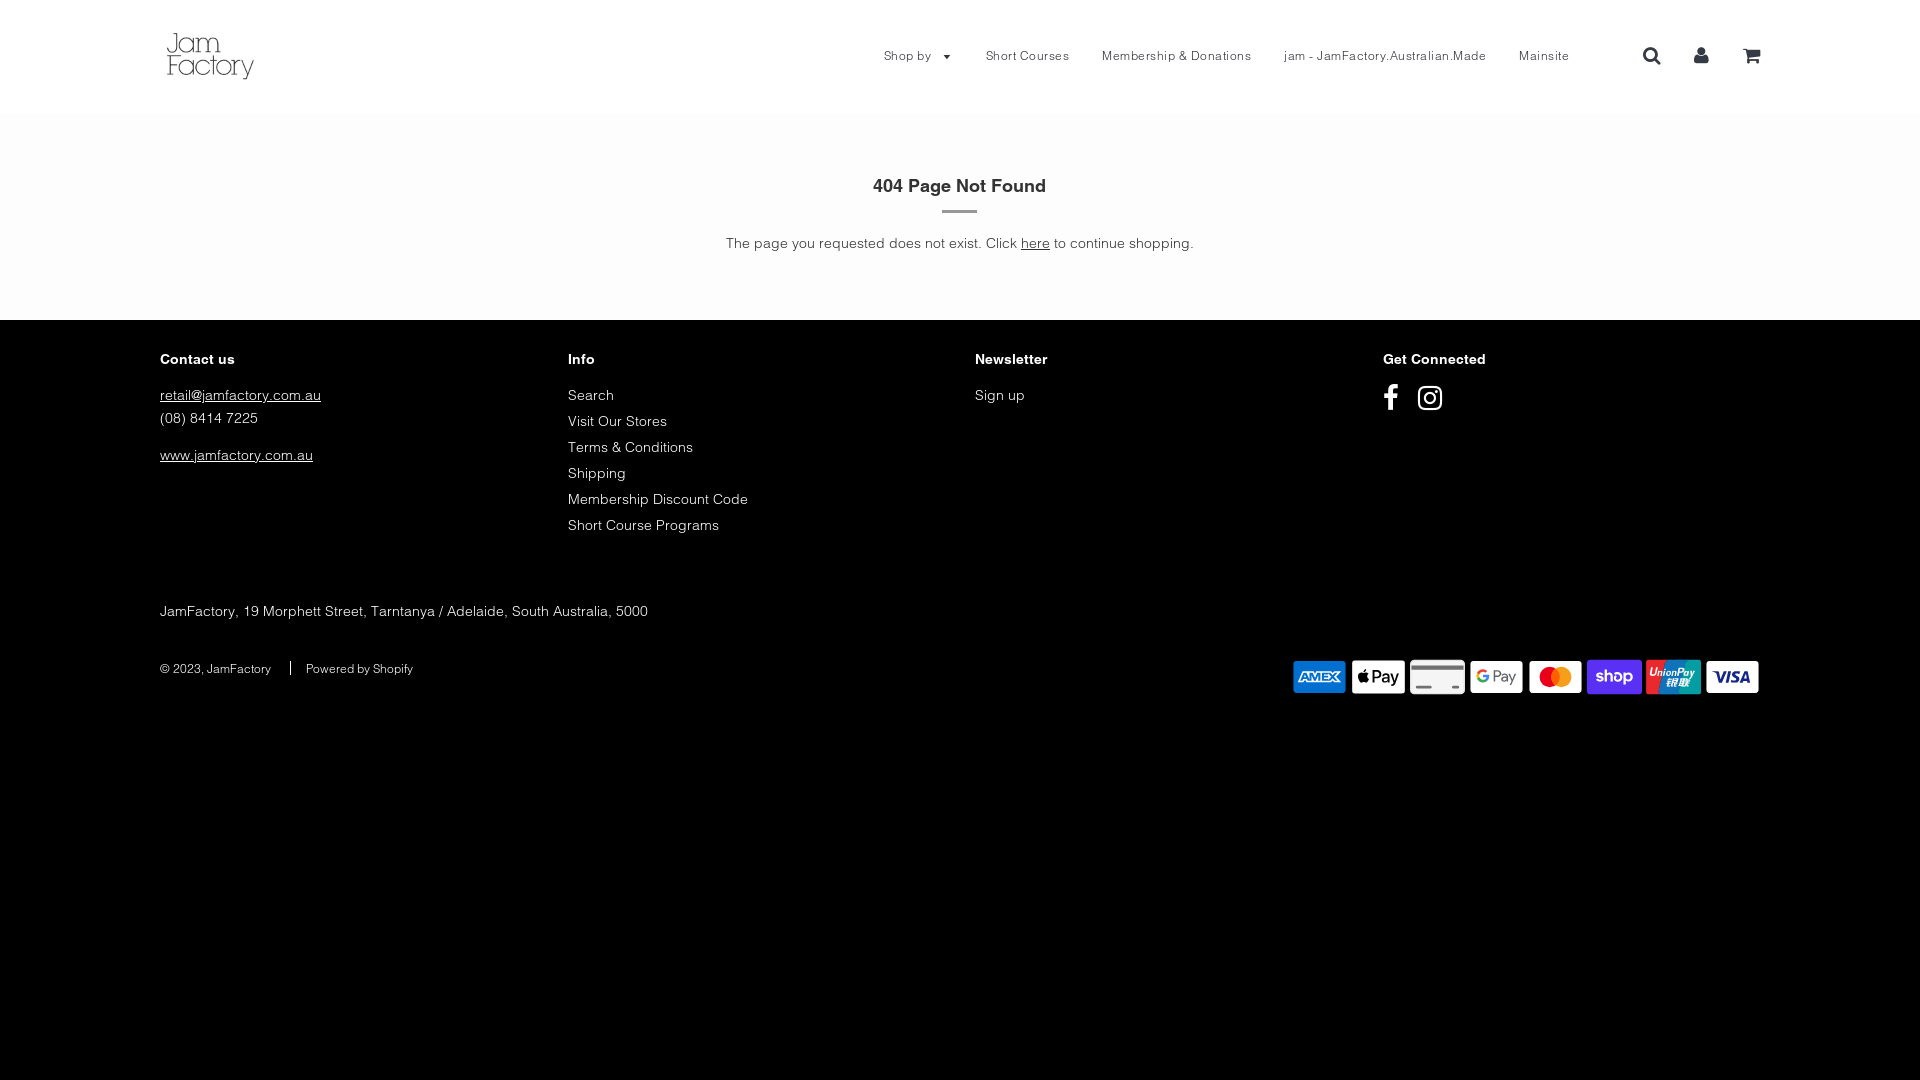 This screenshot has width=1920, height=1080. I want to click on 'Visit Our Stores', so click(616, 419).